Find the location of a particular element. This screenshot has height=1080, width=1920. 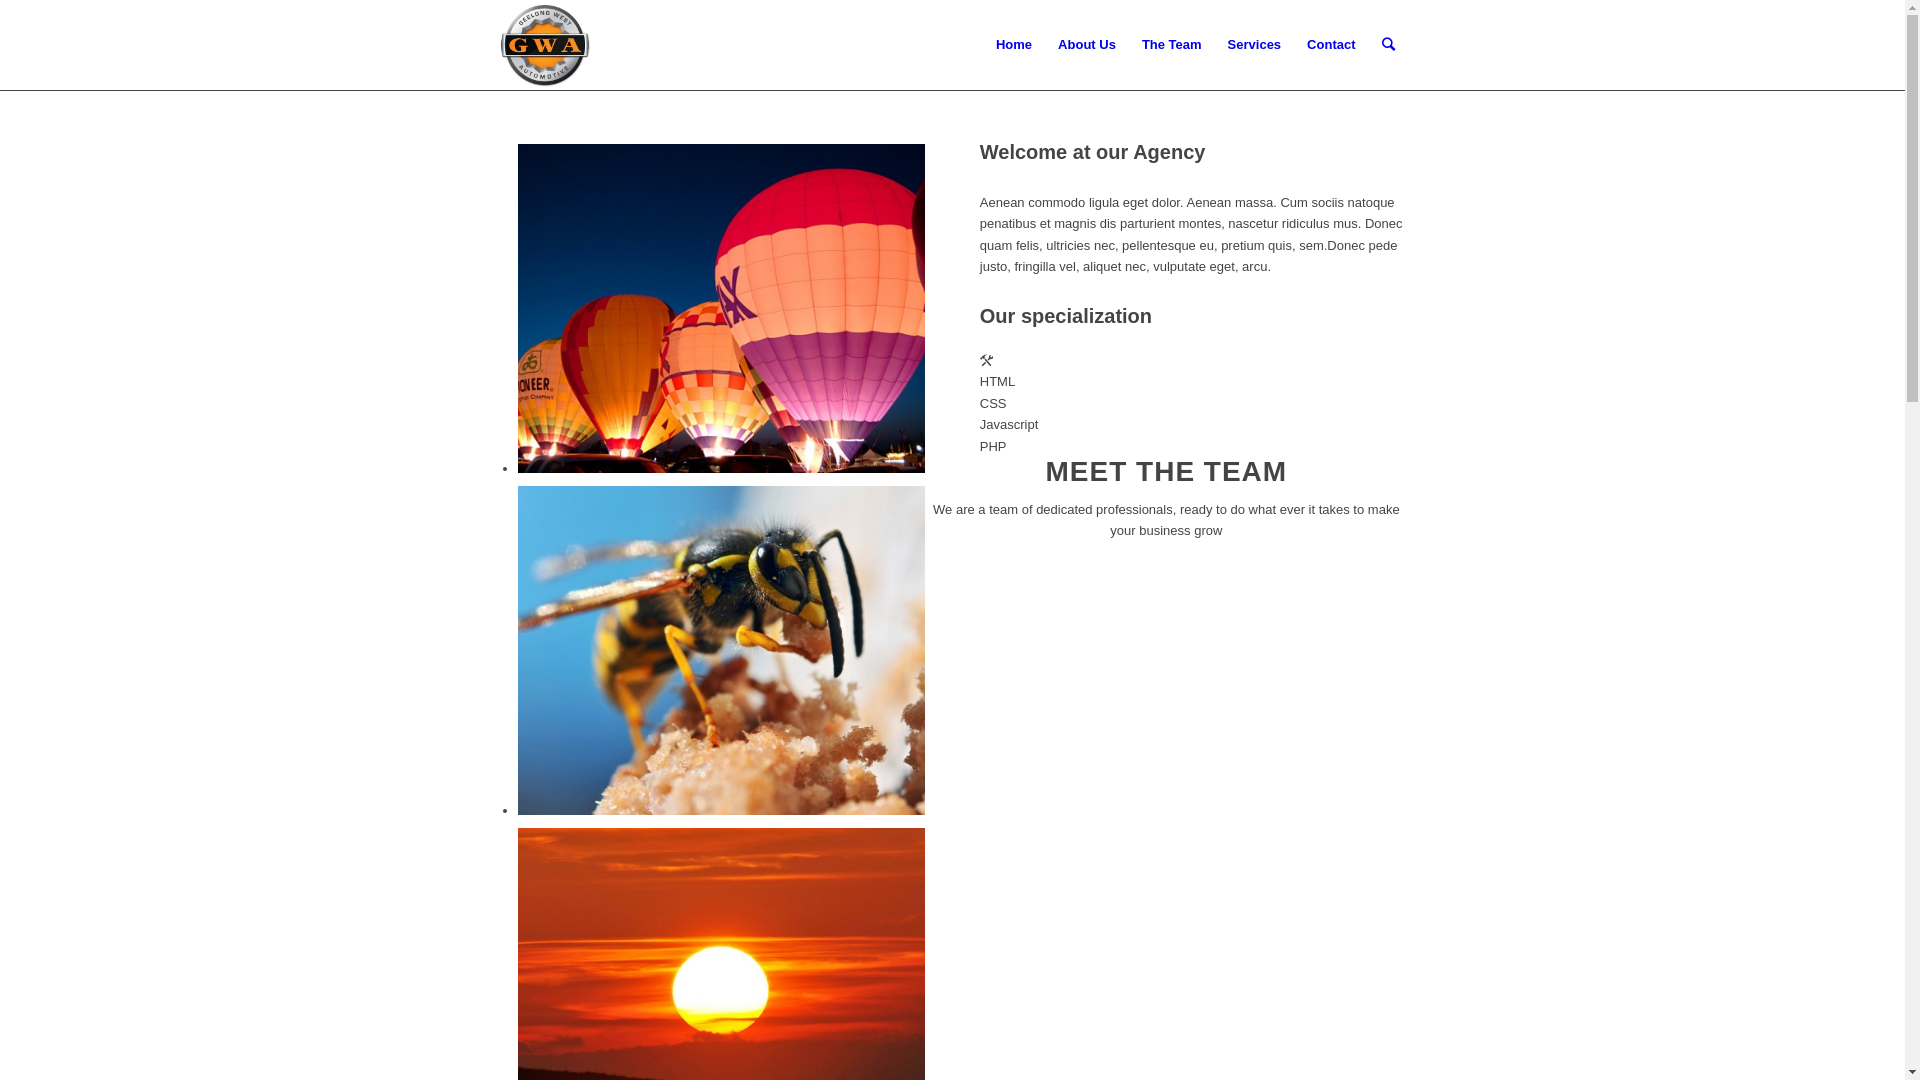

'Contact' is located at coordinates (1330, 45).